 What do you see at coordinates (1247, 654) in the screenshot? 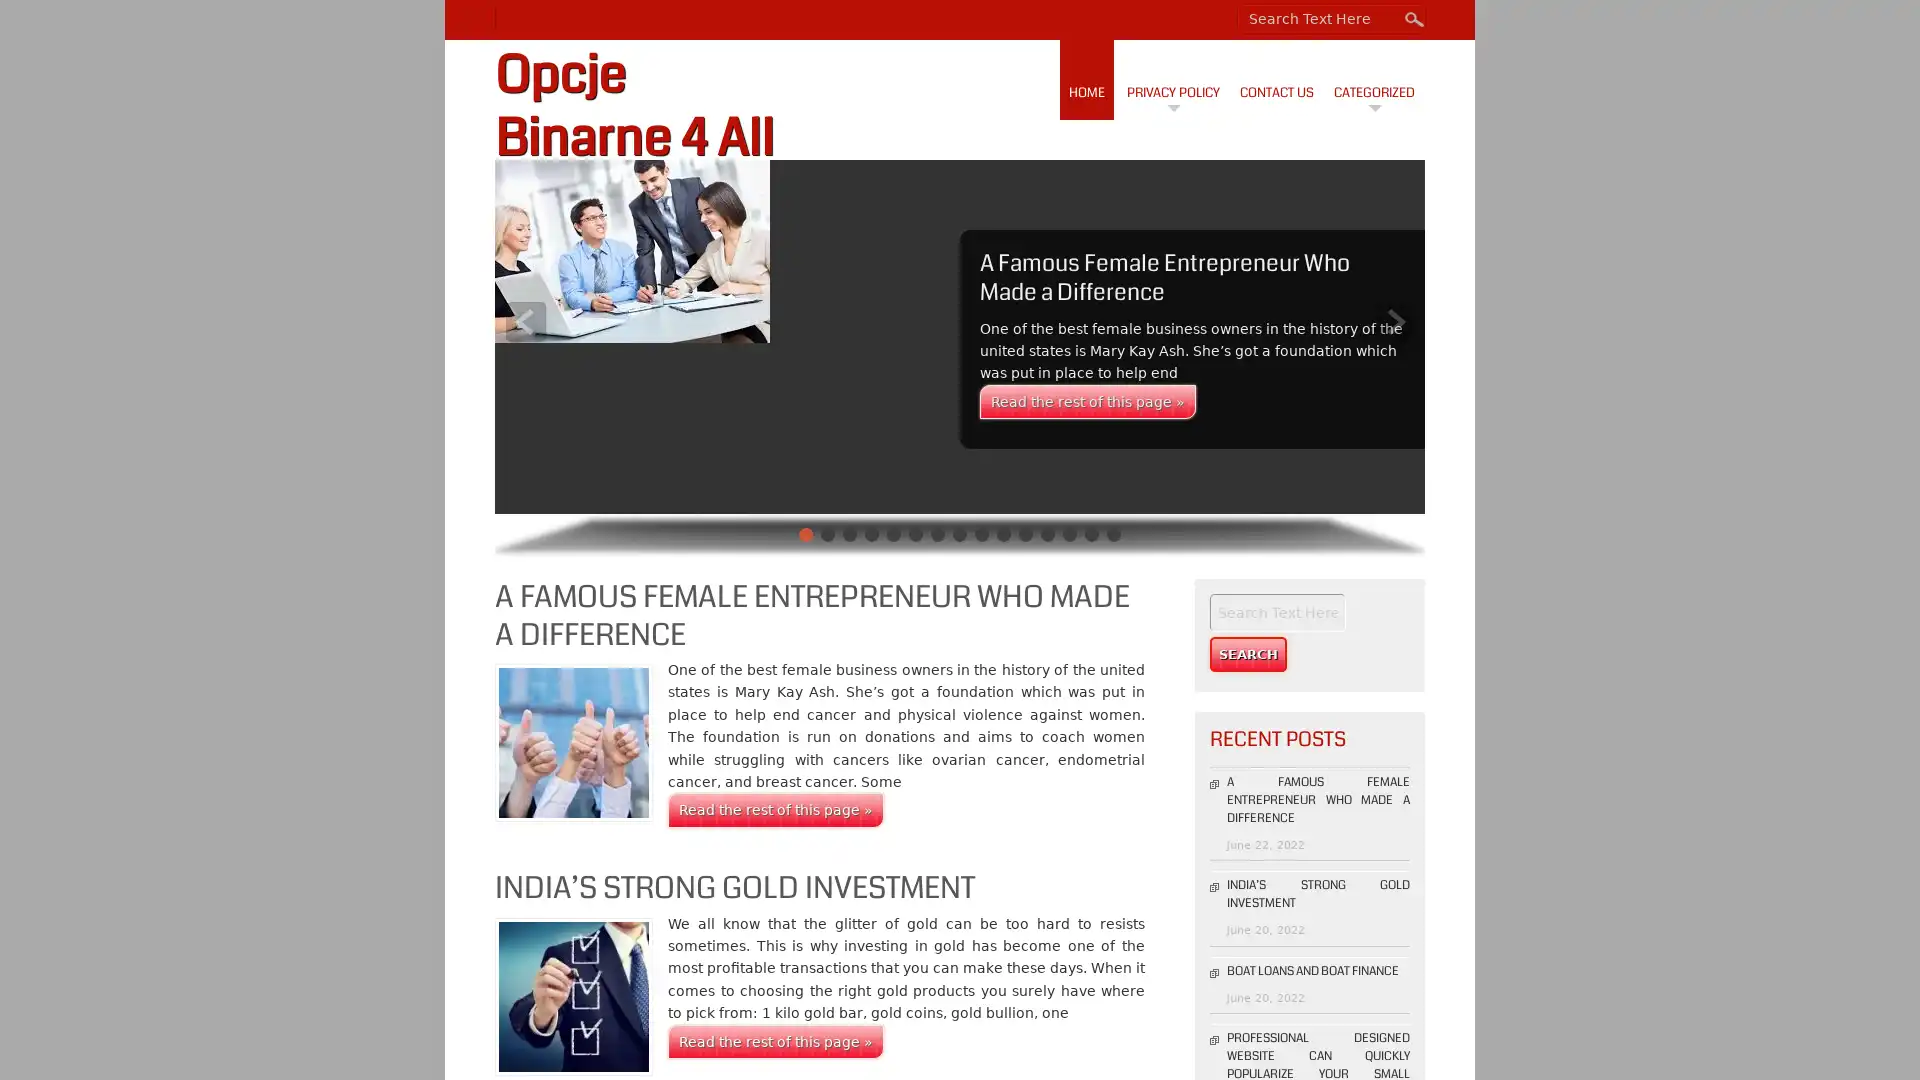
I see `Search` at bounding box center [1247, 654].